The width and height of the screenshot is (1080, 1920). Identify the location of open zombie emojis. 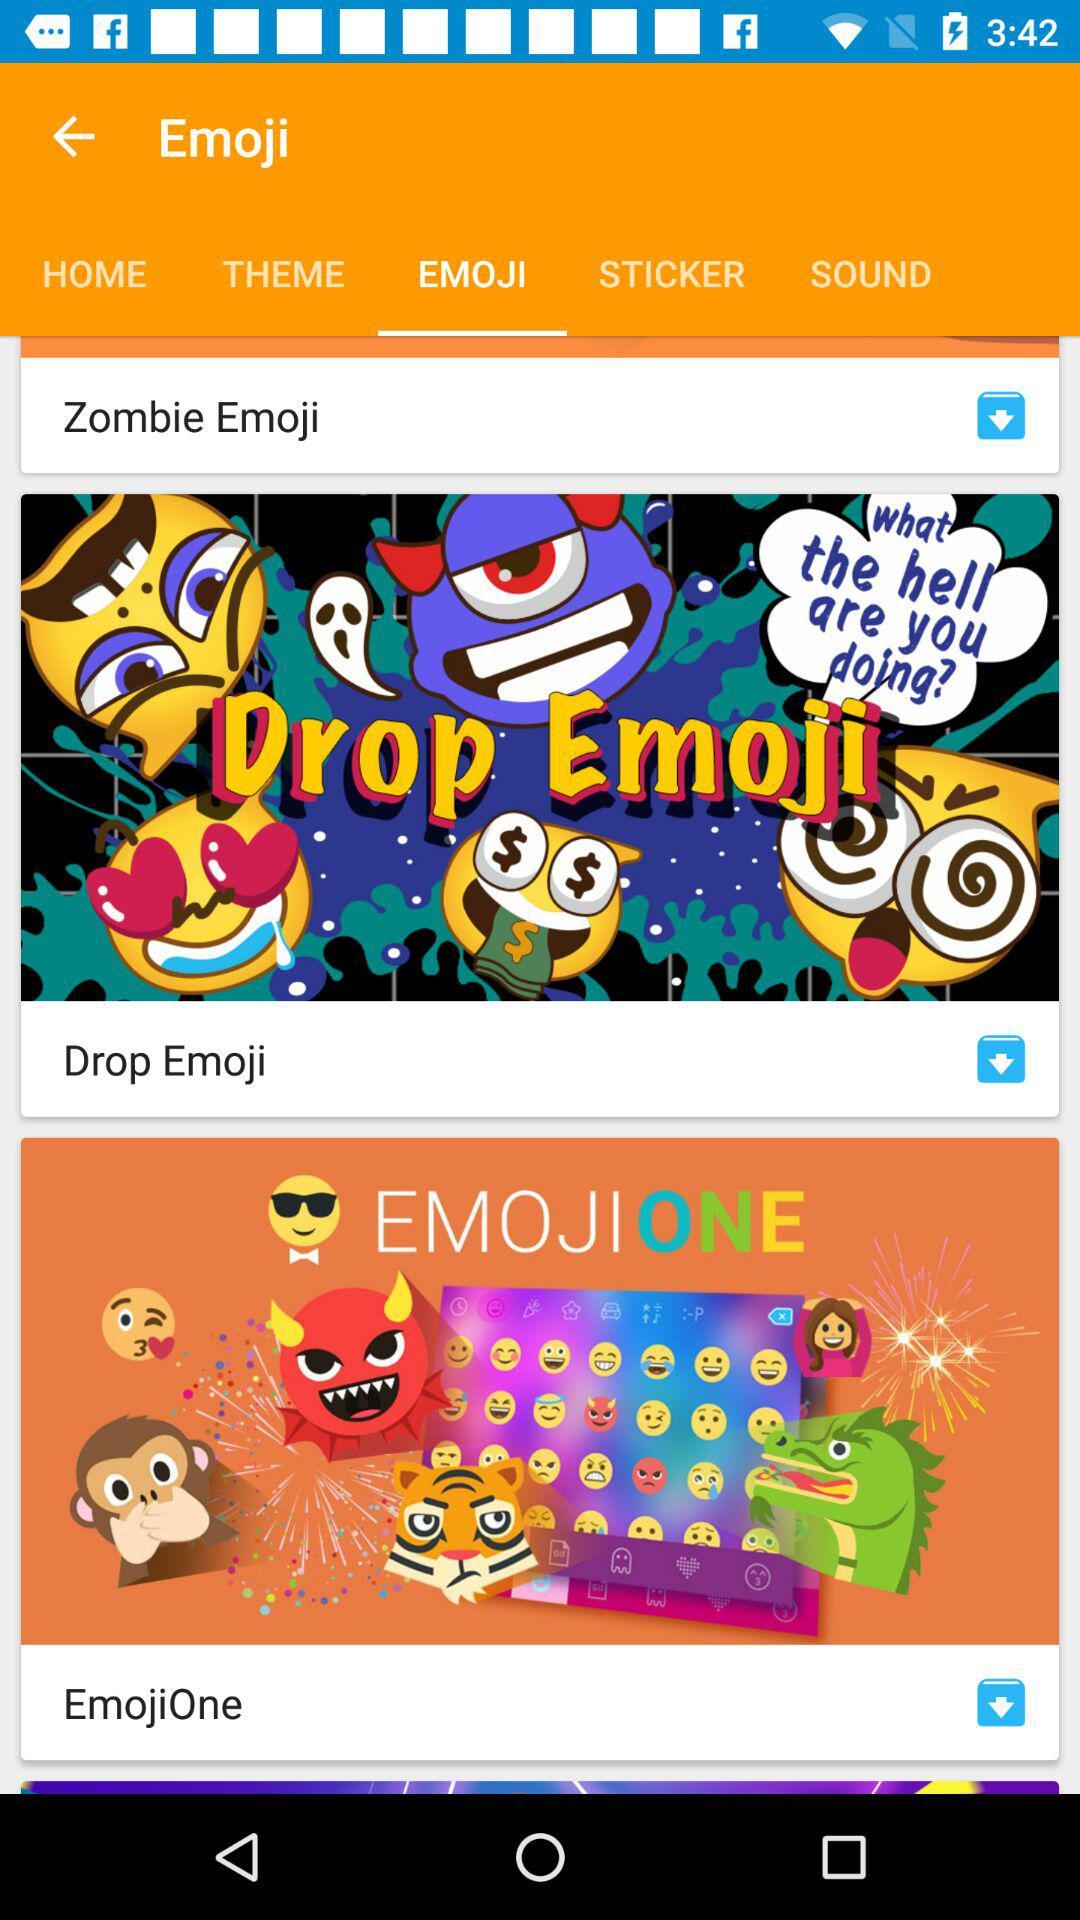
(1001, 414).